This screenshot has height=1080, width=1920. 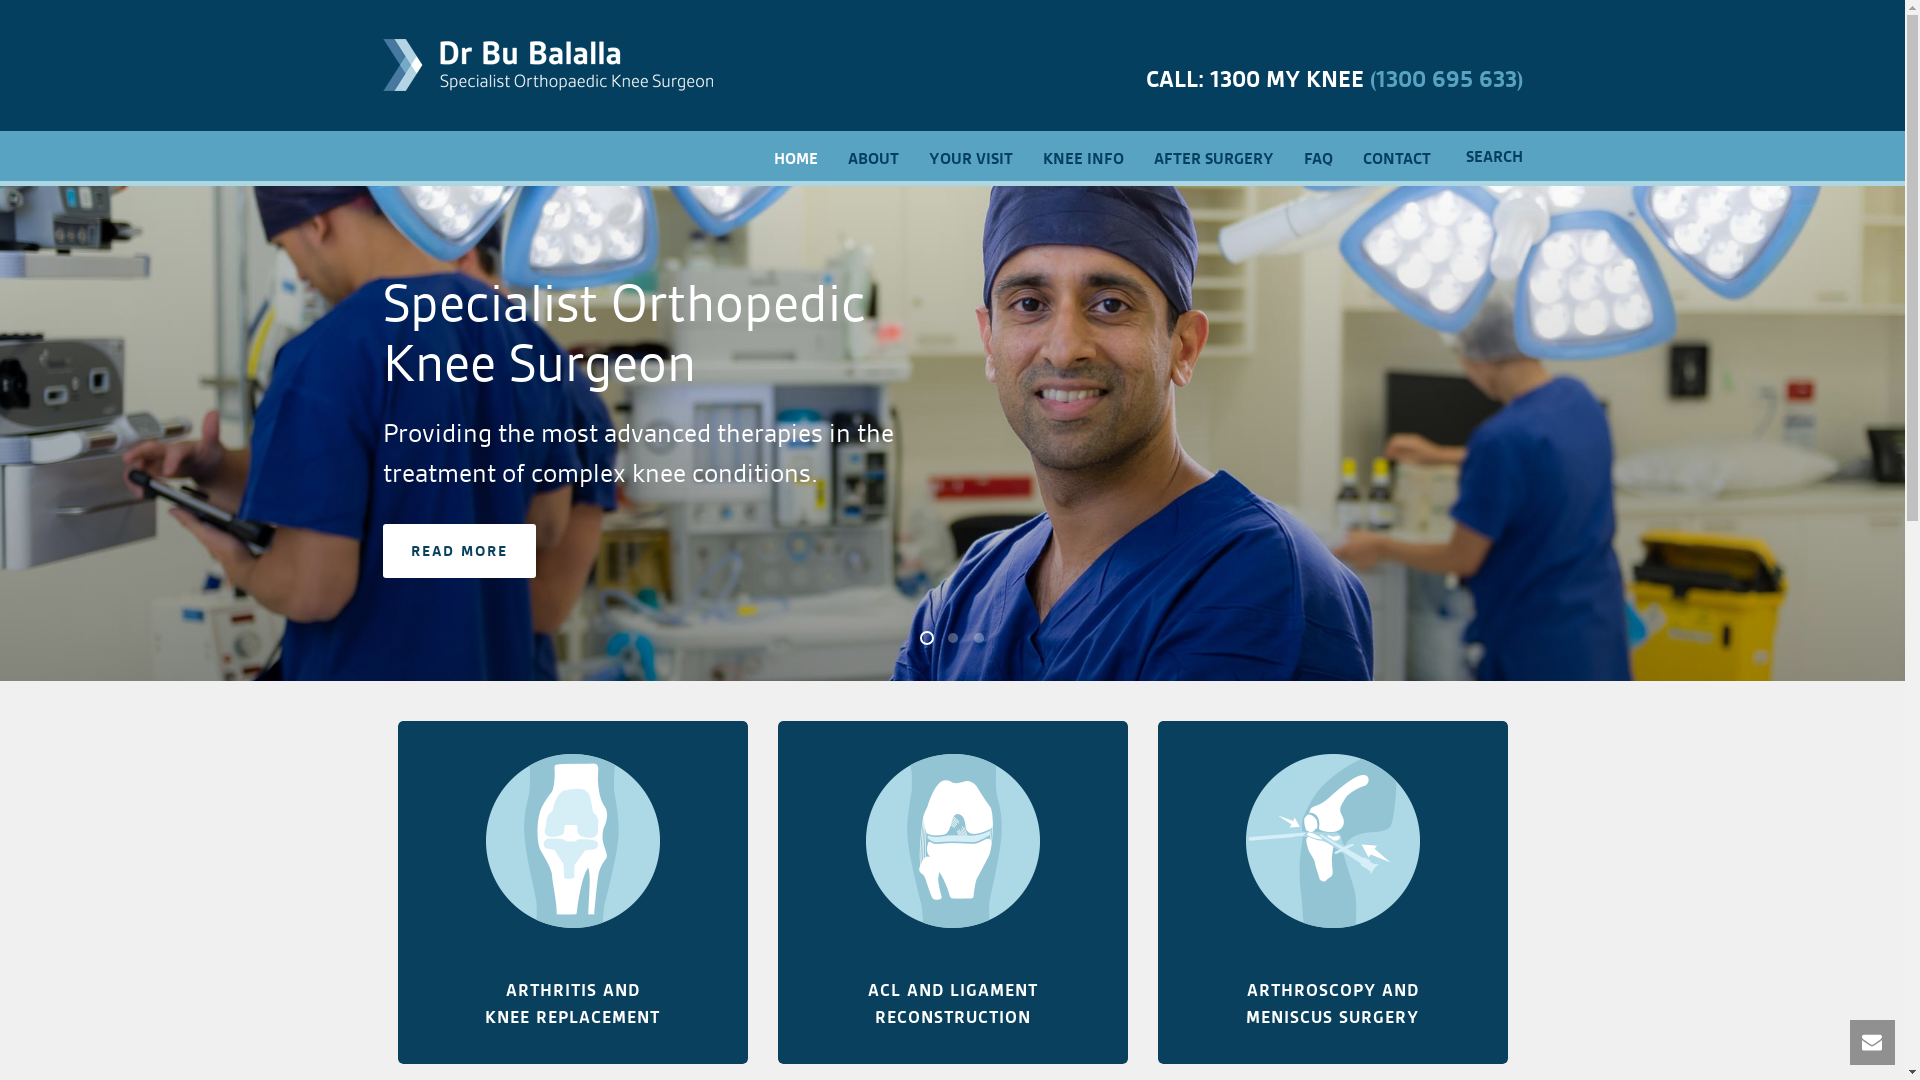 I want to click on 'ARTHROSCOPY AND, so click(x=1245, y=1003).